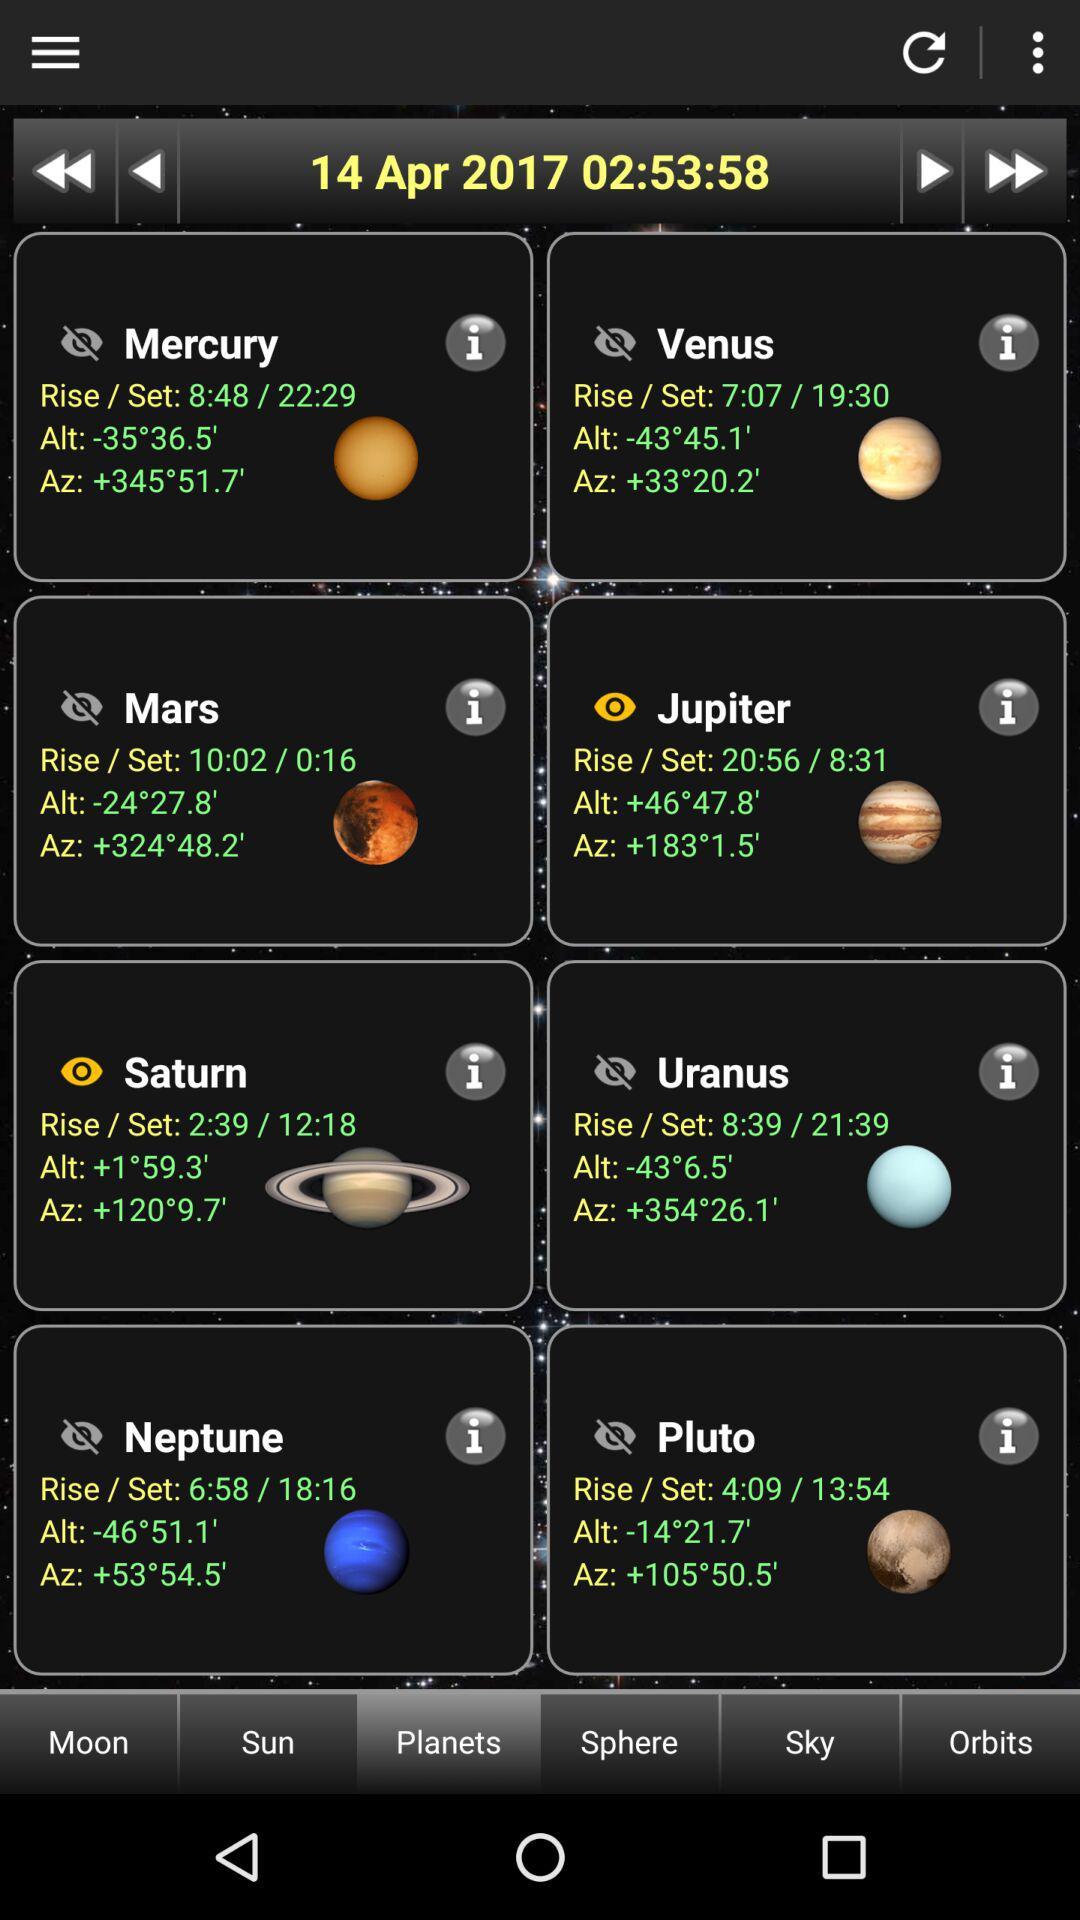  What do you see at coordinates (924, 52) in the screenshot?
I see `refresh page` at bounding box center [924, 52].